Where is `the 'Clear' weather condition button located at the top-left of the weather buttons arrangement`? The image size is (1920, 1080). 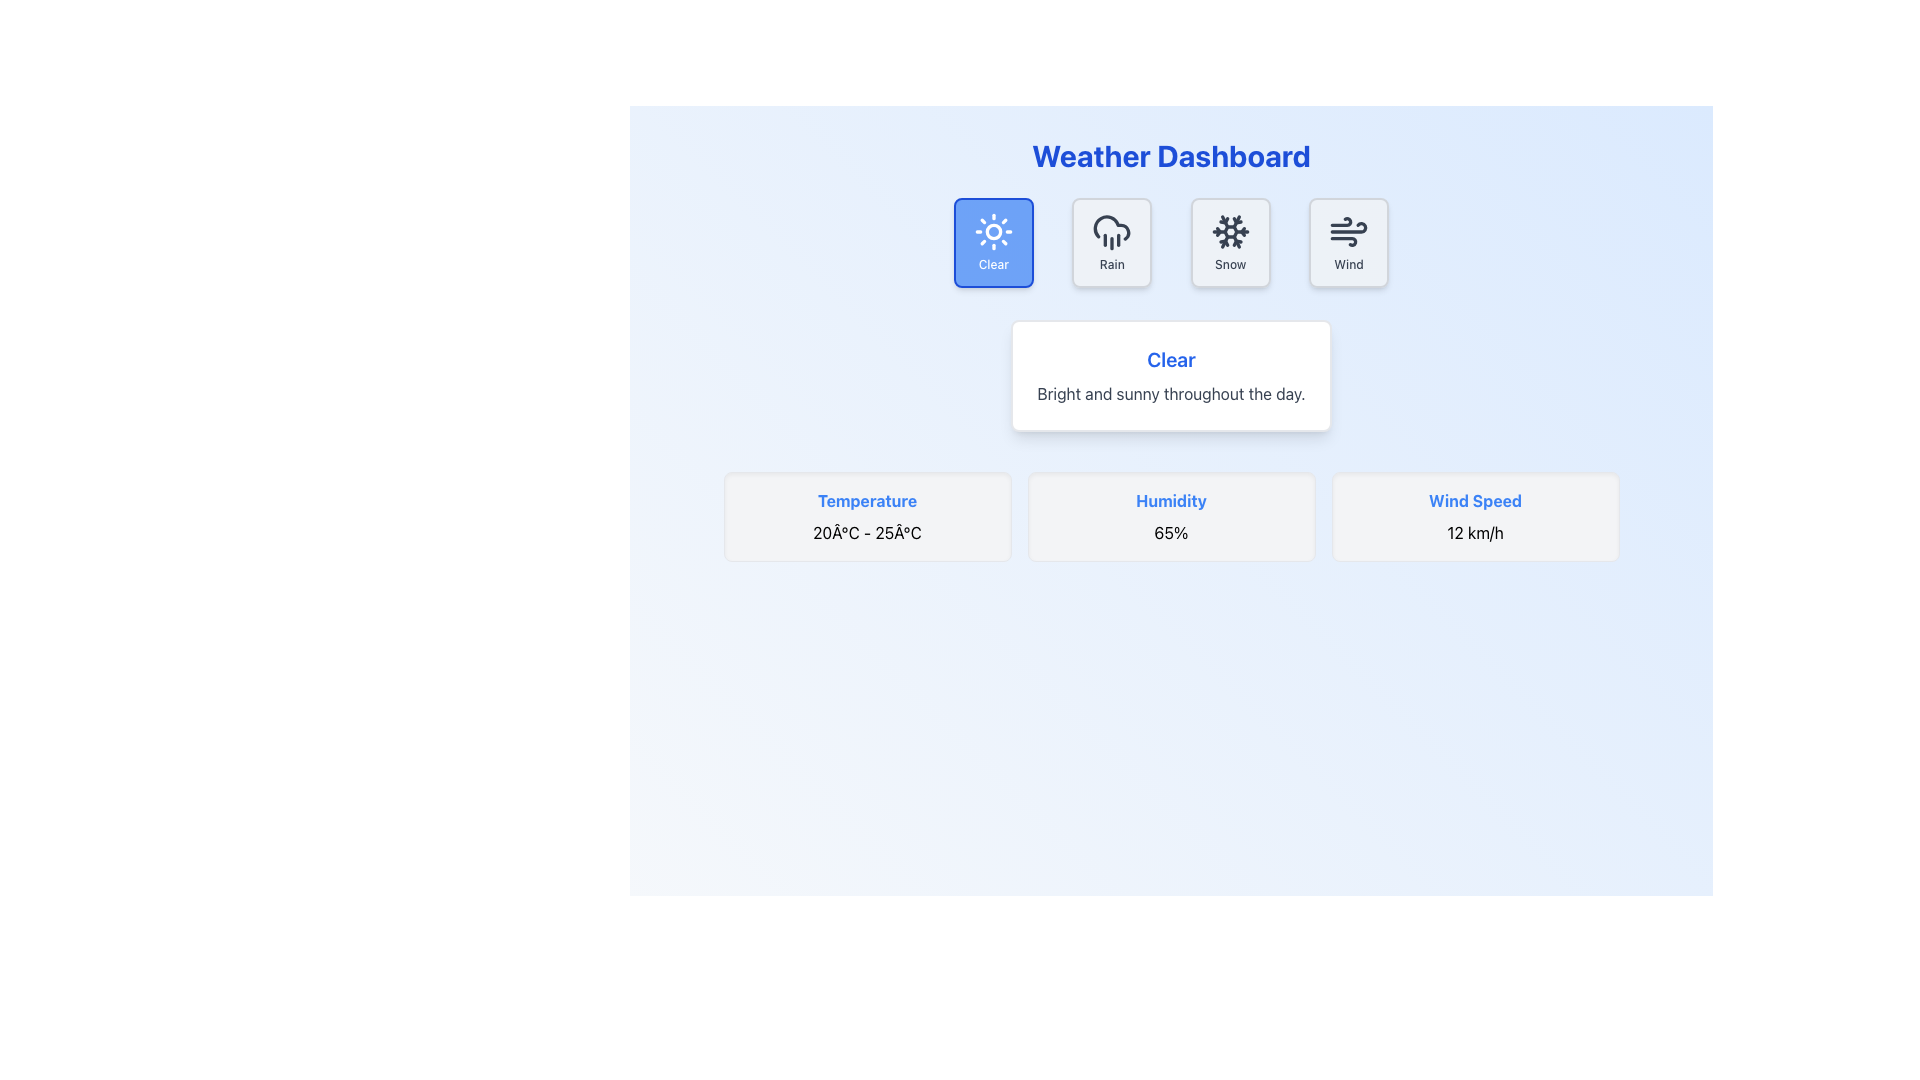
the 'Clear' weather condition button located at the top-left of the weather buttons arrangement is located at coordinates (993, 242).